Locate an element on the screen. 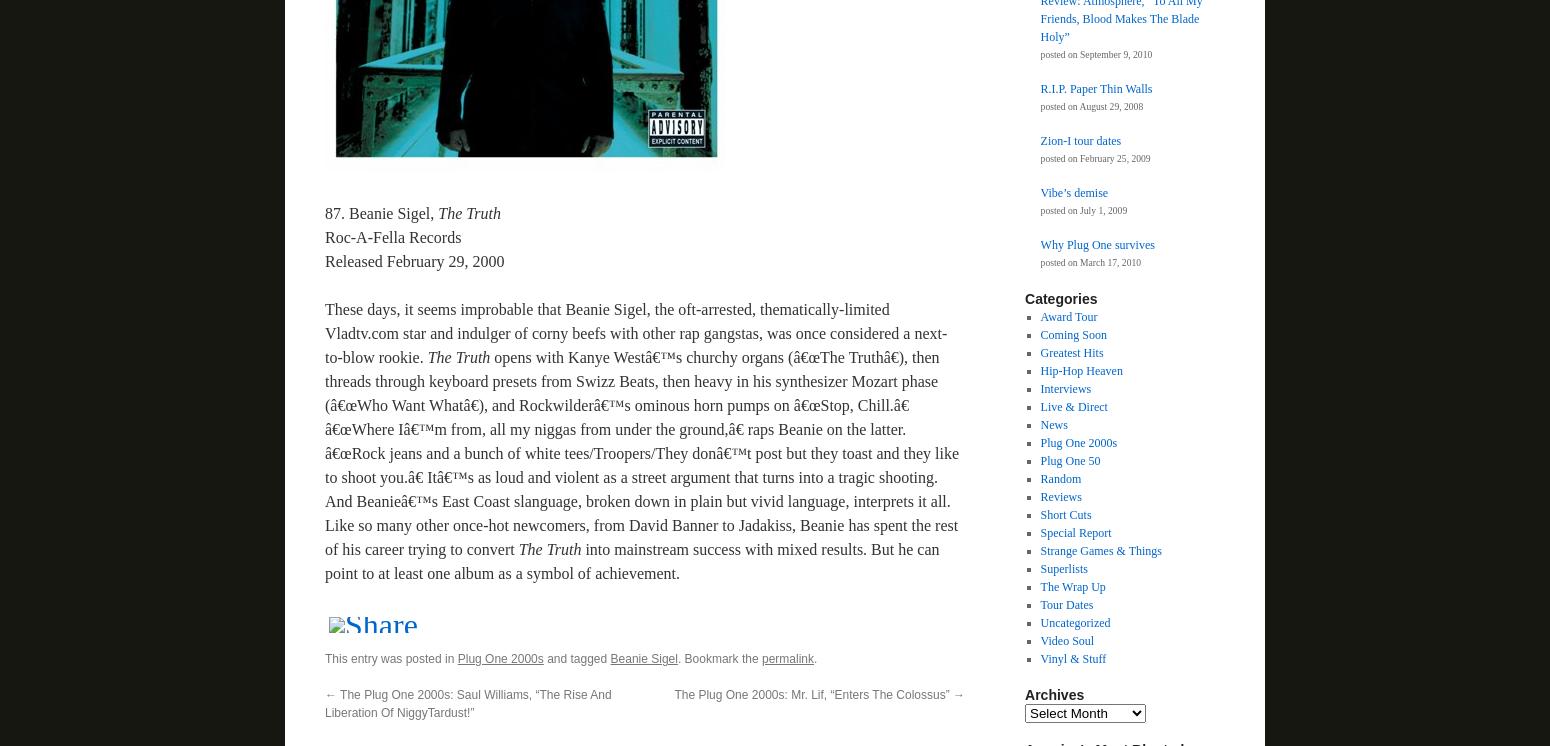  'This entry was posted in' is located at coordinates (324, 658).